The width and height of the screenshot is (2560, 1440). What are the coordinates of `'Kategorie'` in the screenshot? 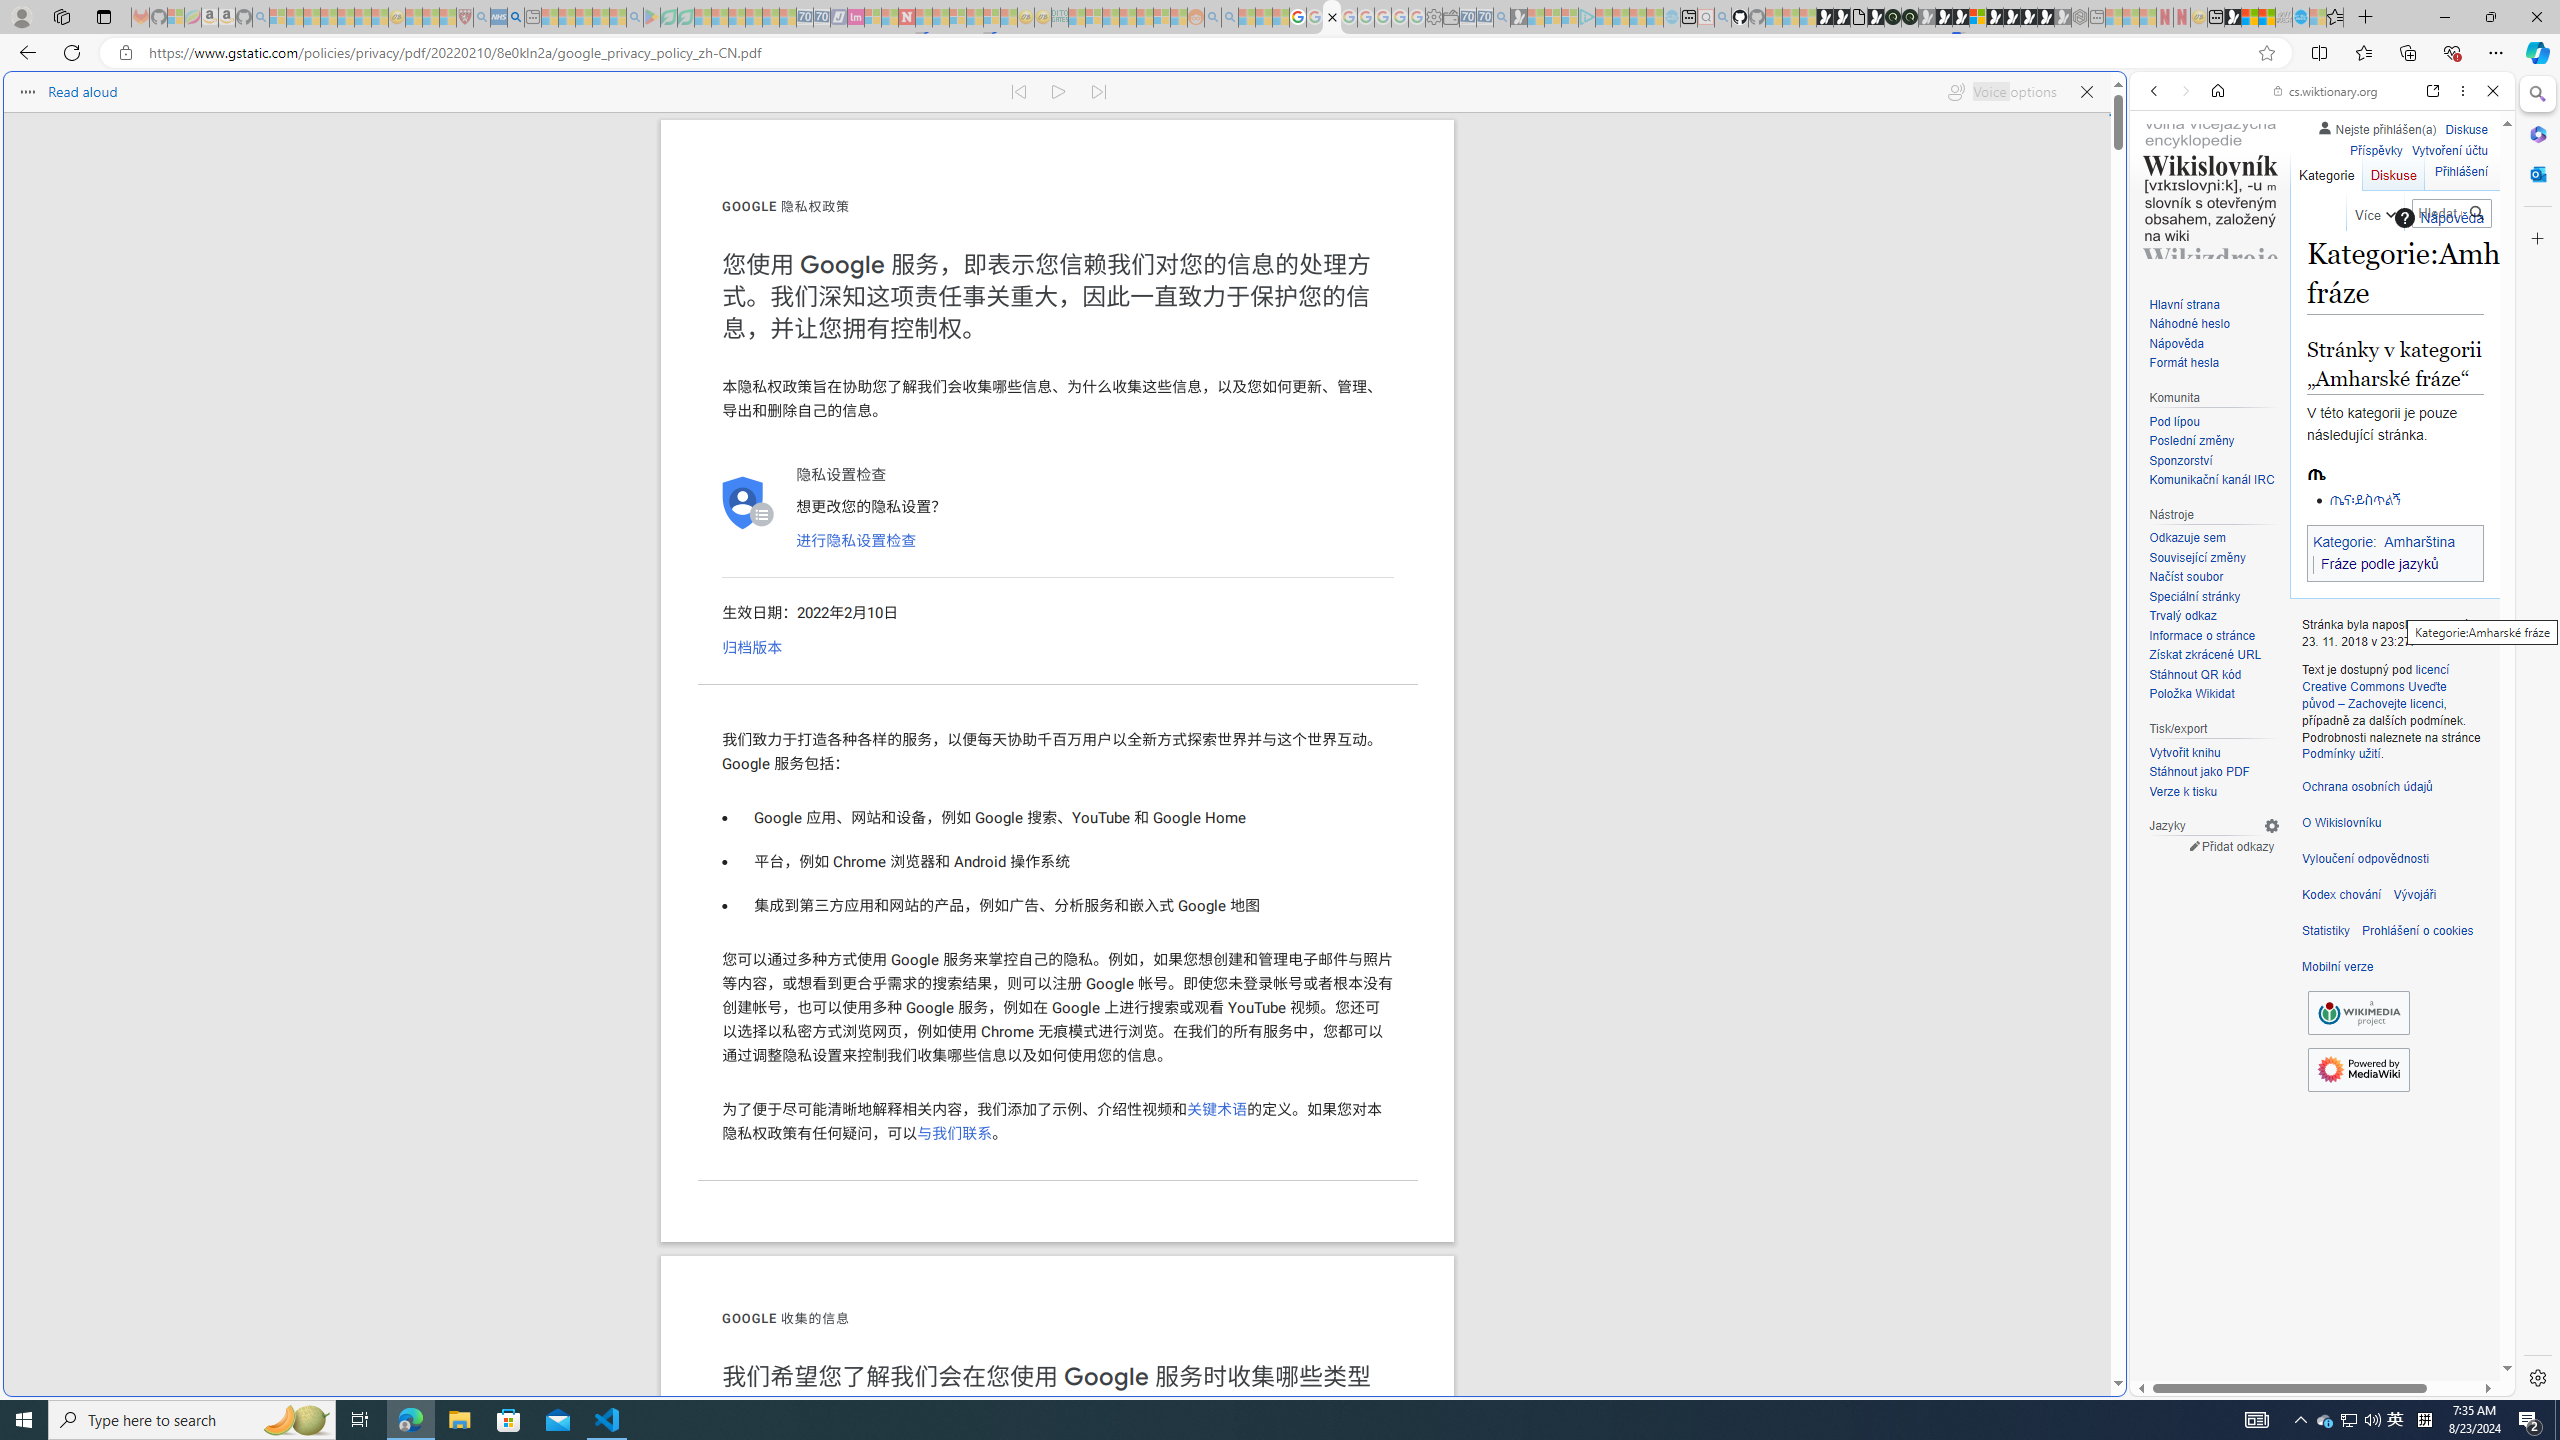 It's located at (2327, 171).